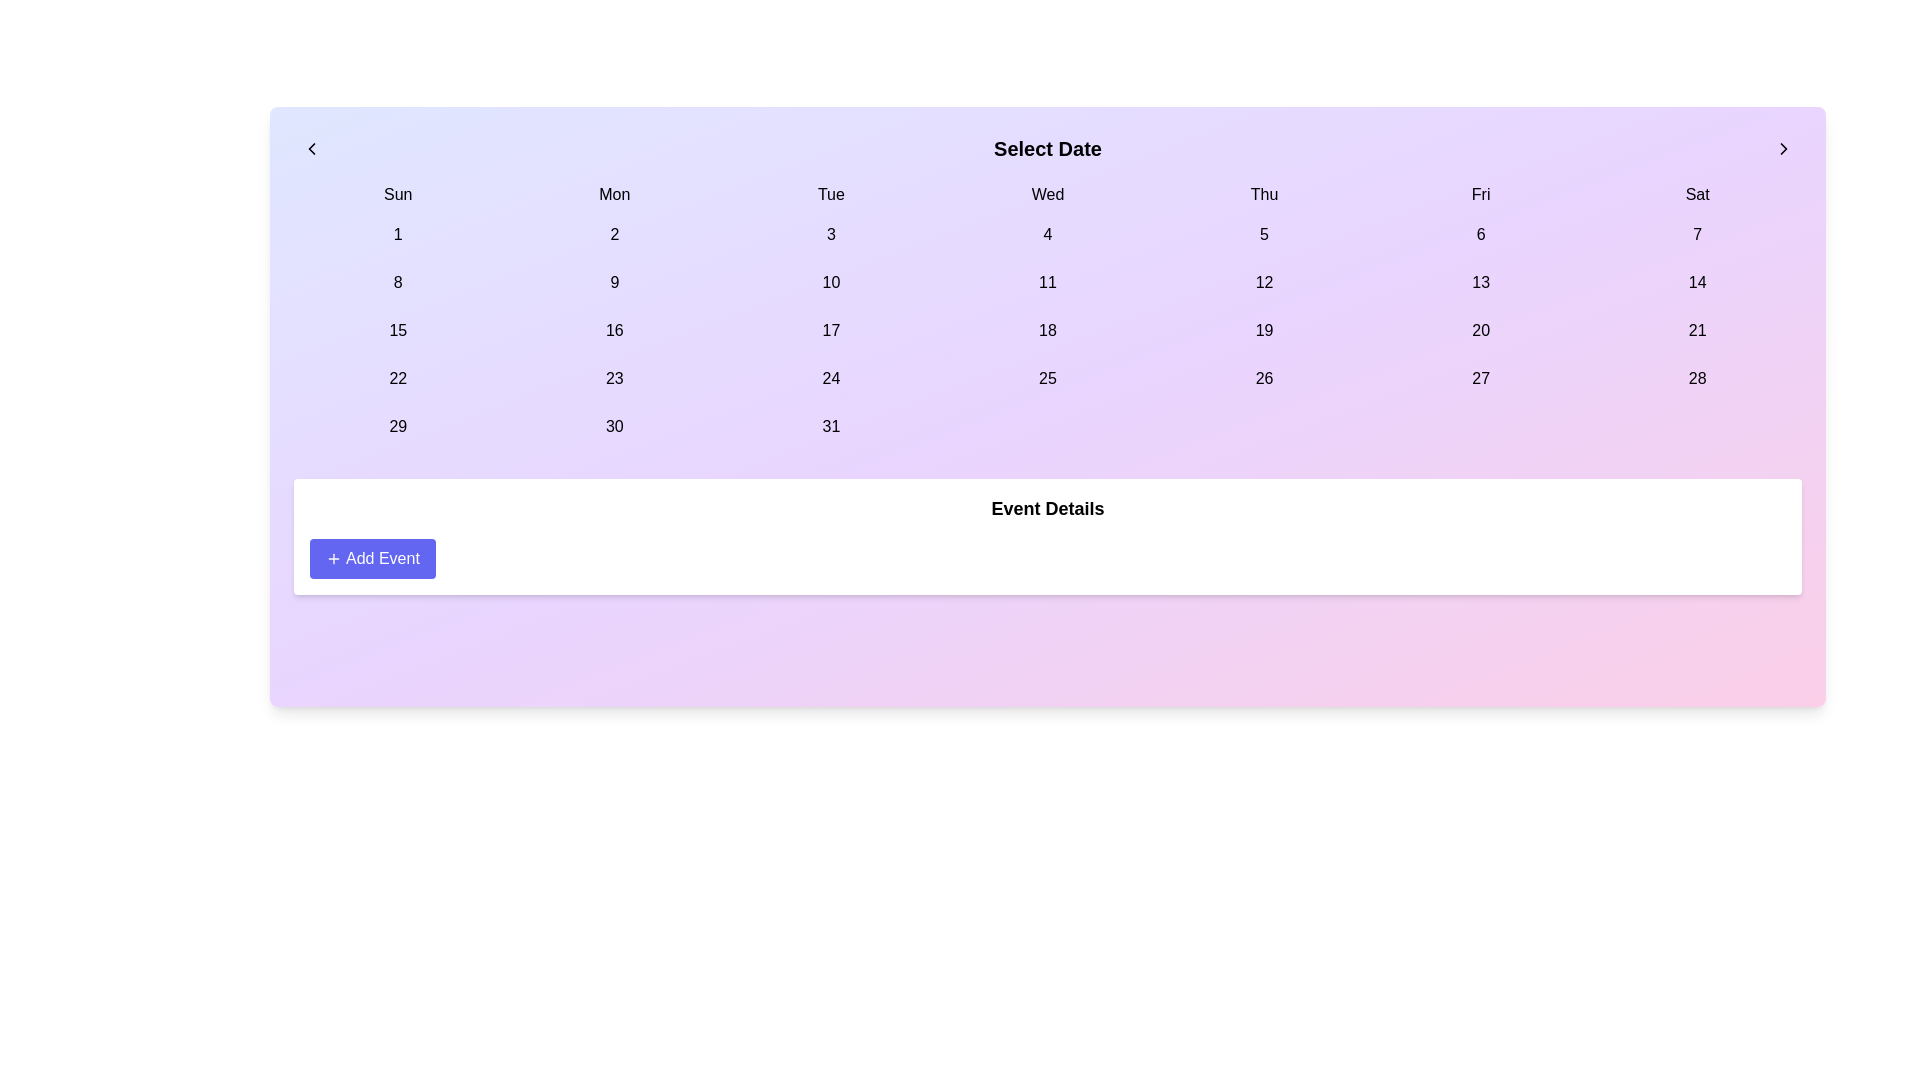 Image resolution: width=1920 pixels, height=1080 pixels. I want to click on the selectable date button for the '1st' day of the month in the calendar UI, located under the 'Sun' header, so click(398, 234).